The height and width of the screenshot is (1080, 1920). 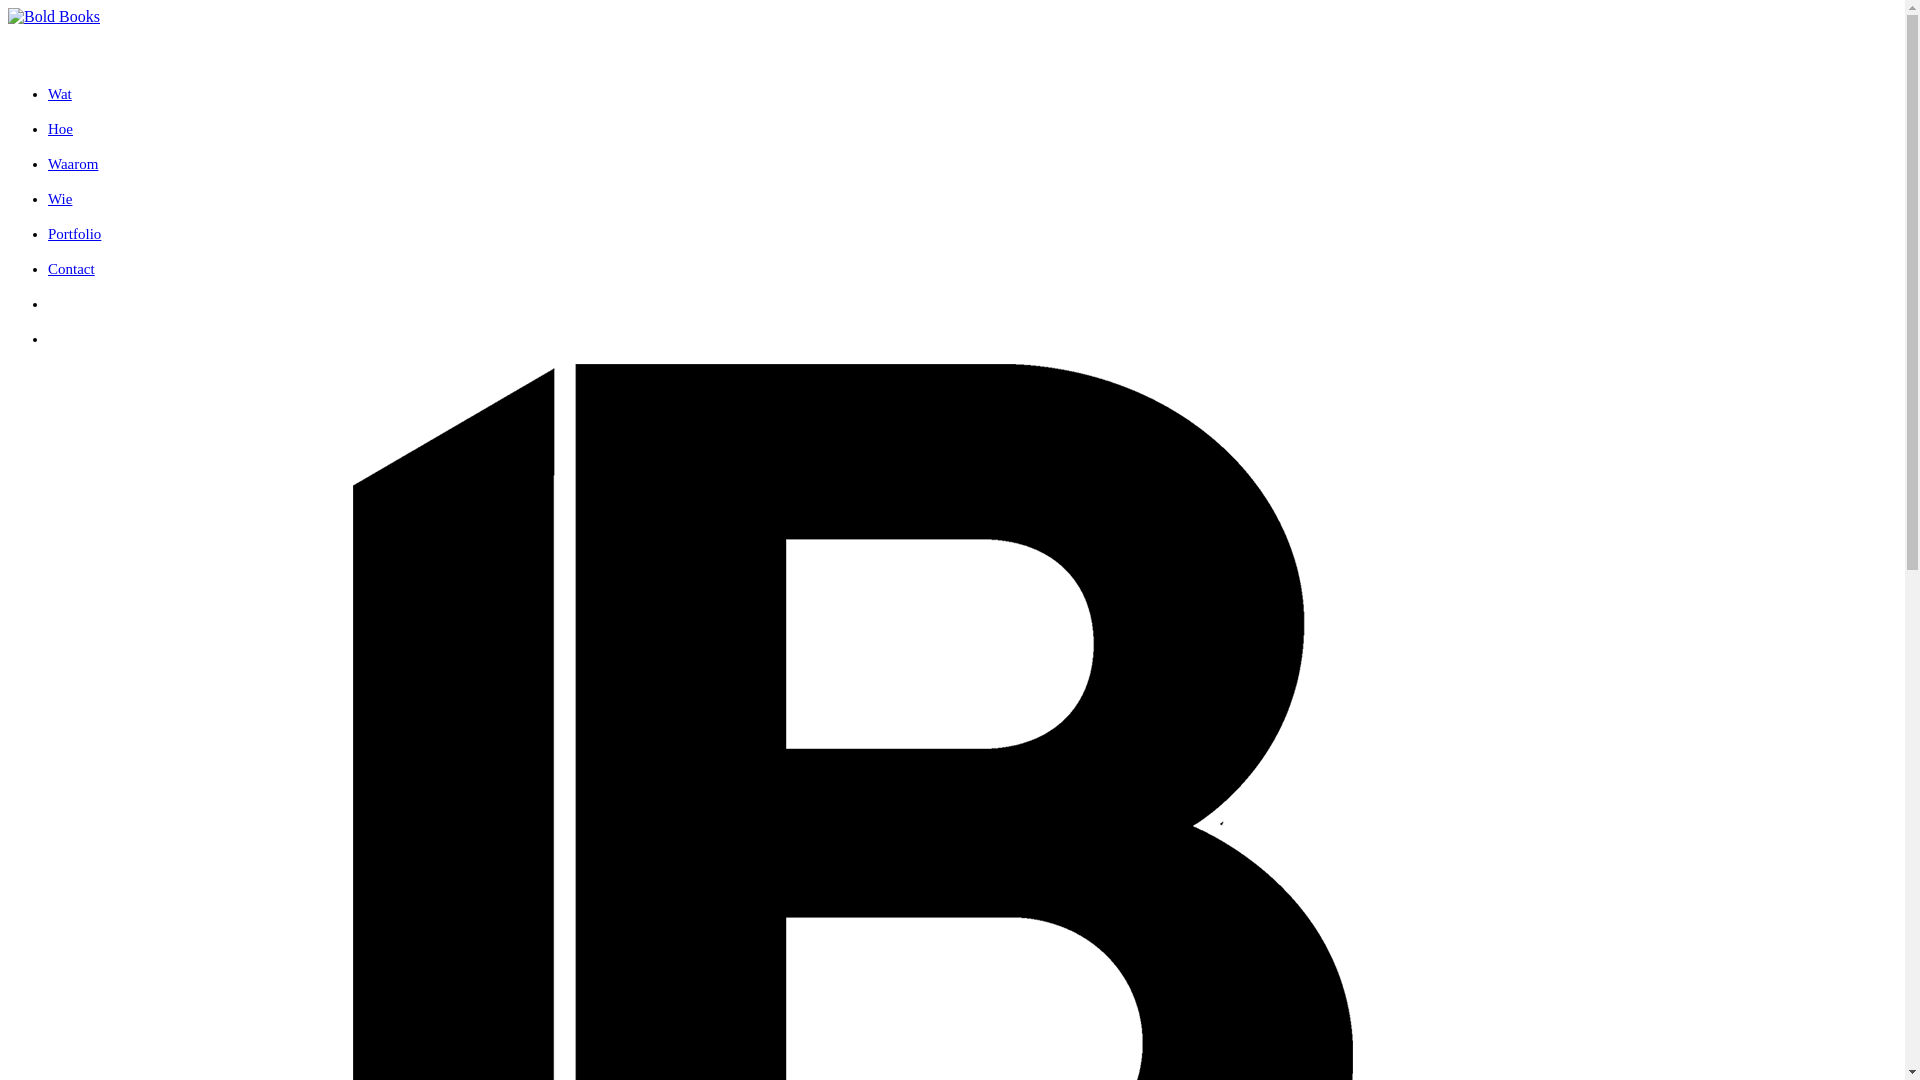 What do you see at coordinates (59, 199) in the screenshot?
I see `'Wie'` at bounding box center [59, 199].